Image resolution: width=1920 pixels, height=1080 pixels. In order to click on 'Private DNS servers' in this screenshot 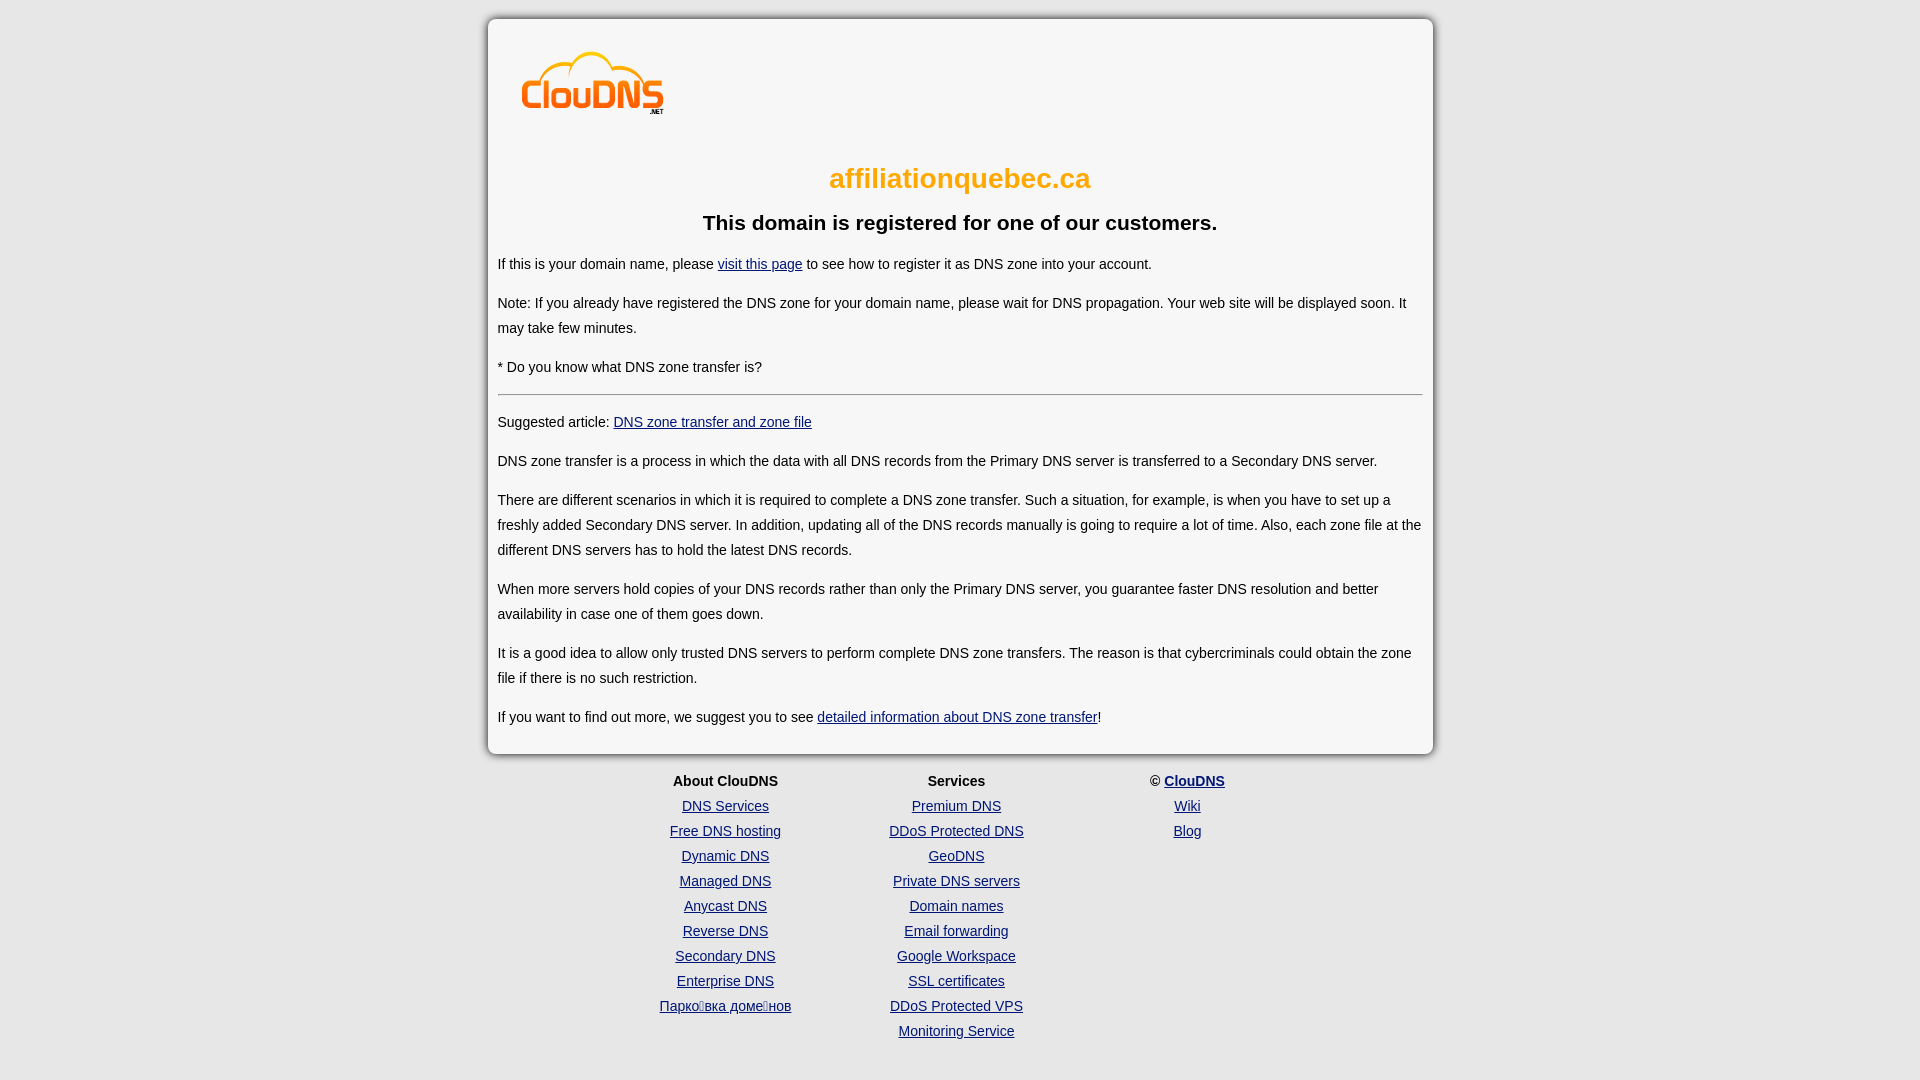, I will do `click(955, 879)`.